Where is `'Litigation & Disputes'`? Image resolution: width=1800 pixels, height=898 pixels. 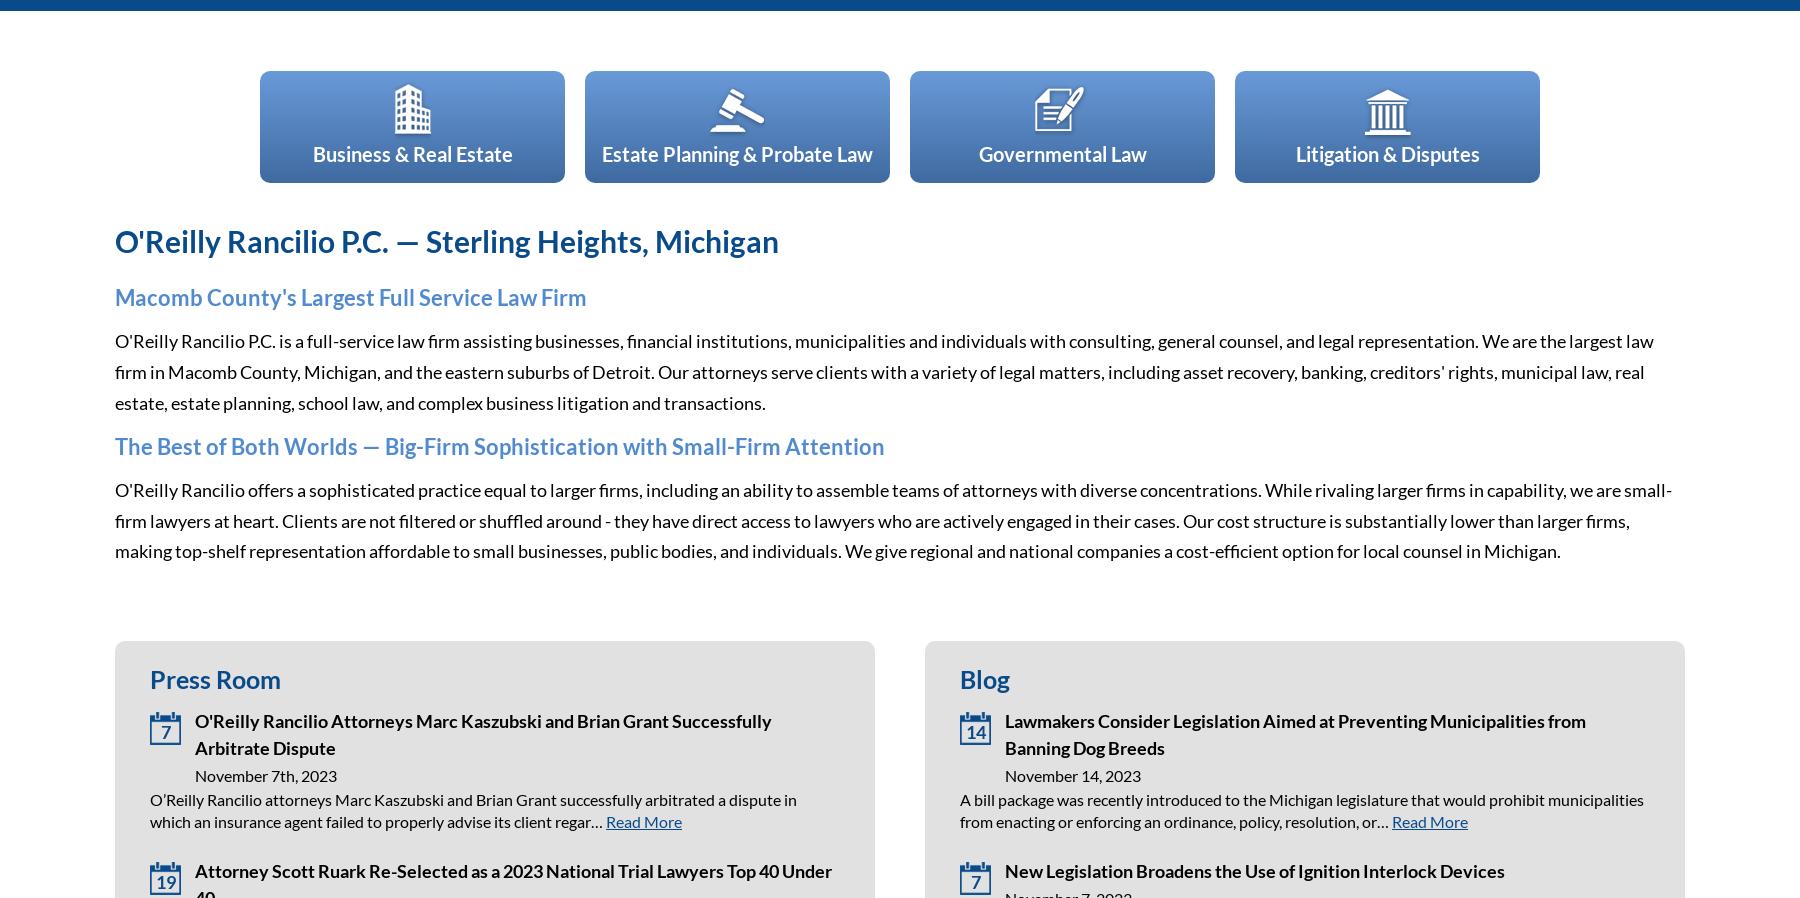
'Litigation & Disputes' is located at coordinates (1294, 153).